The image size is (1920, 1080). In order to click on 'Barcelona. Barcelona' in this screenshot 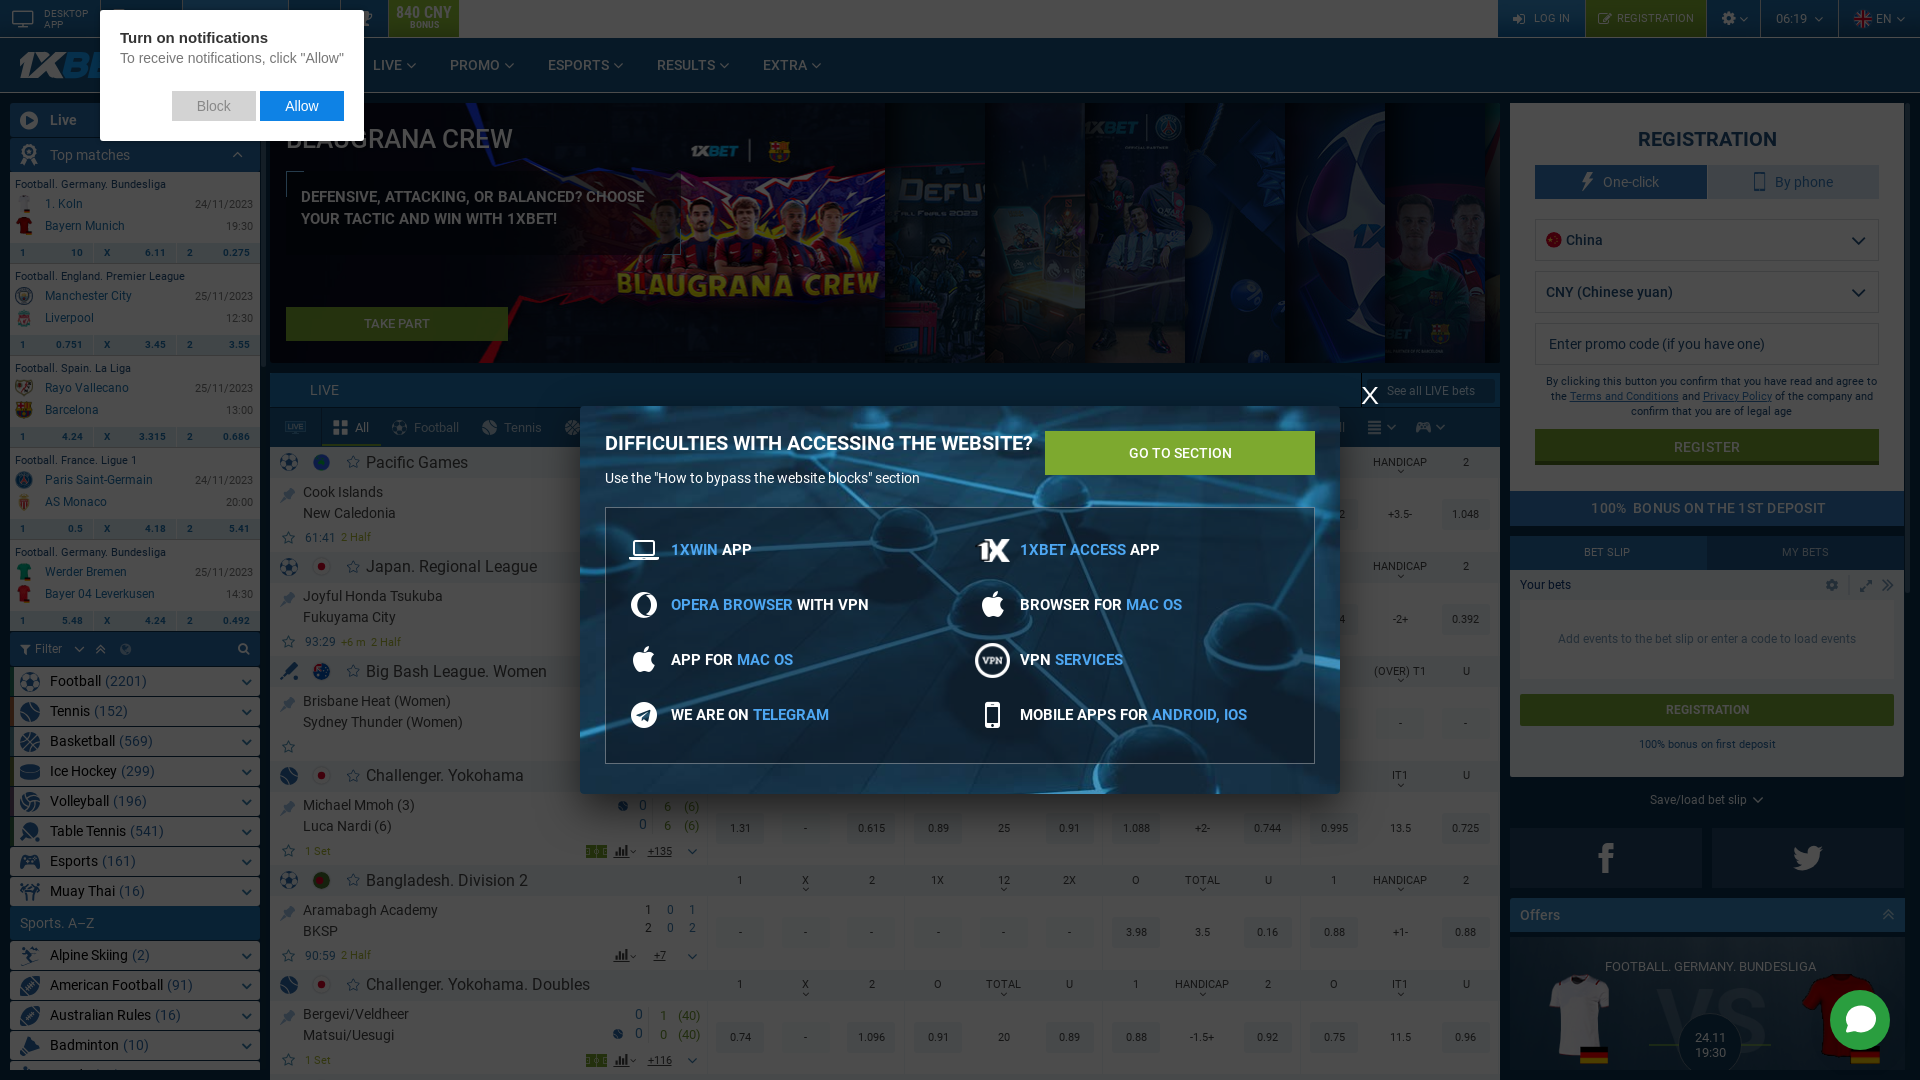, I will do `click(24, 408)`.